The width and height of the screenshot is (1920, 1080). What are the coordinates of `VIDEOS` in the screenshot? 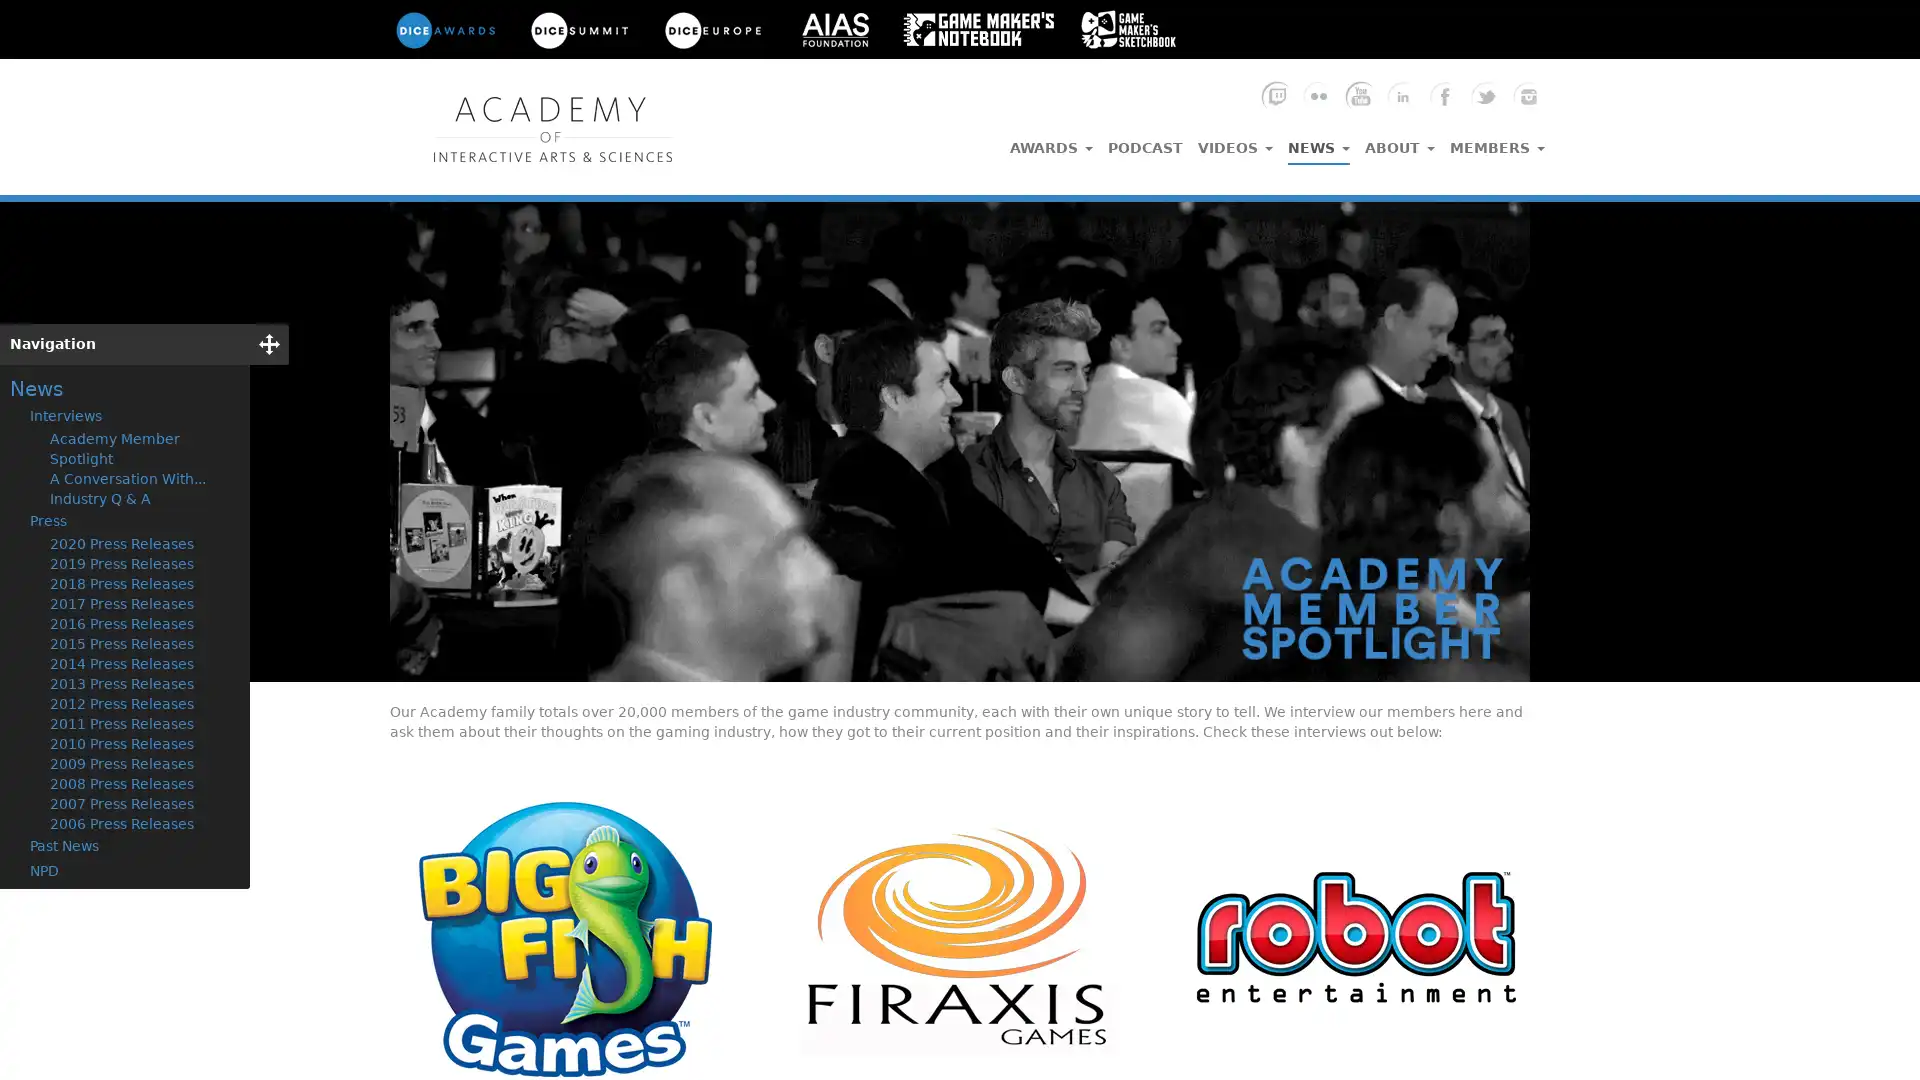 It's located at (1234, 141).